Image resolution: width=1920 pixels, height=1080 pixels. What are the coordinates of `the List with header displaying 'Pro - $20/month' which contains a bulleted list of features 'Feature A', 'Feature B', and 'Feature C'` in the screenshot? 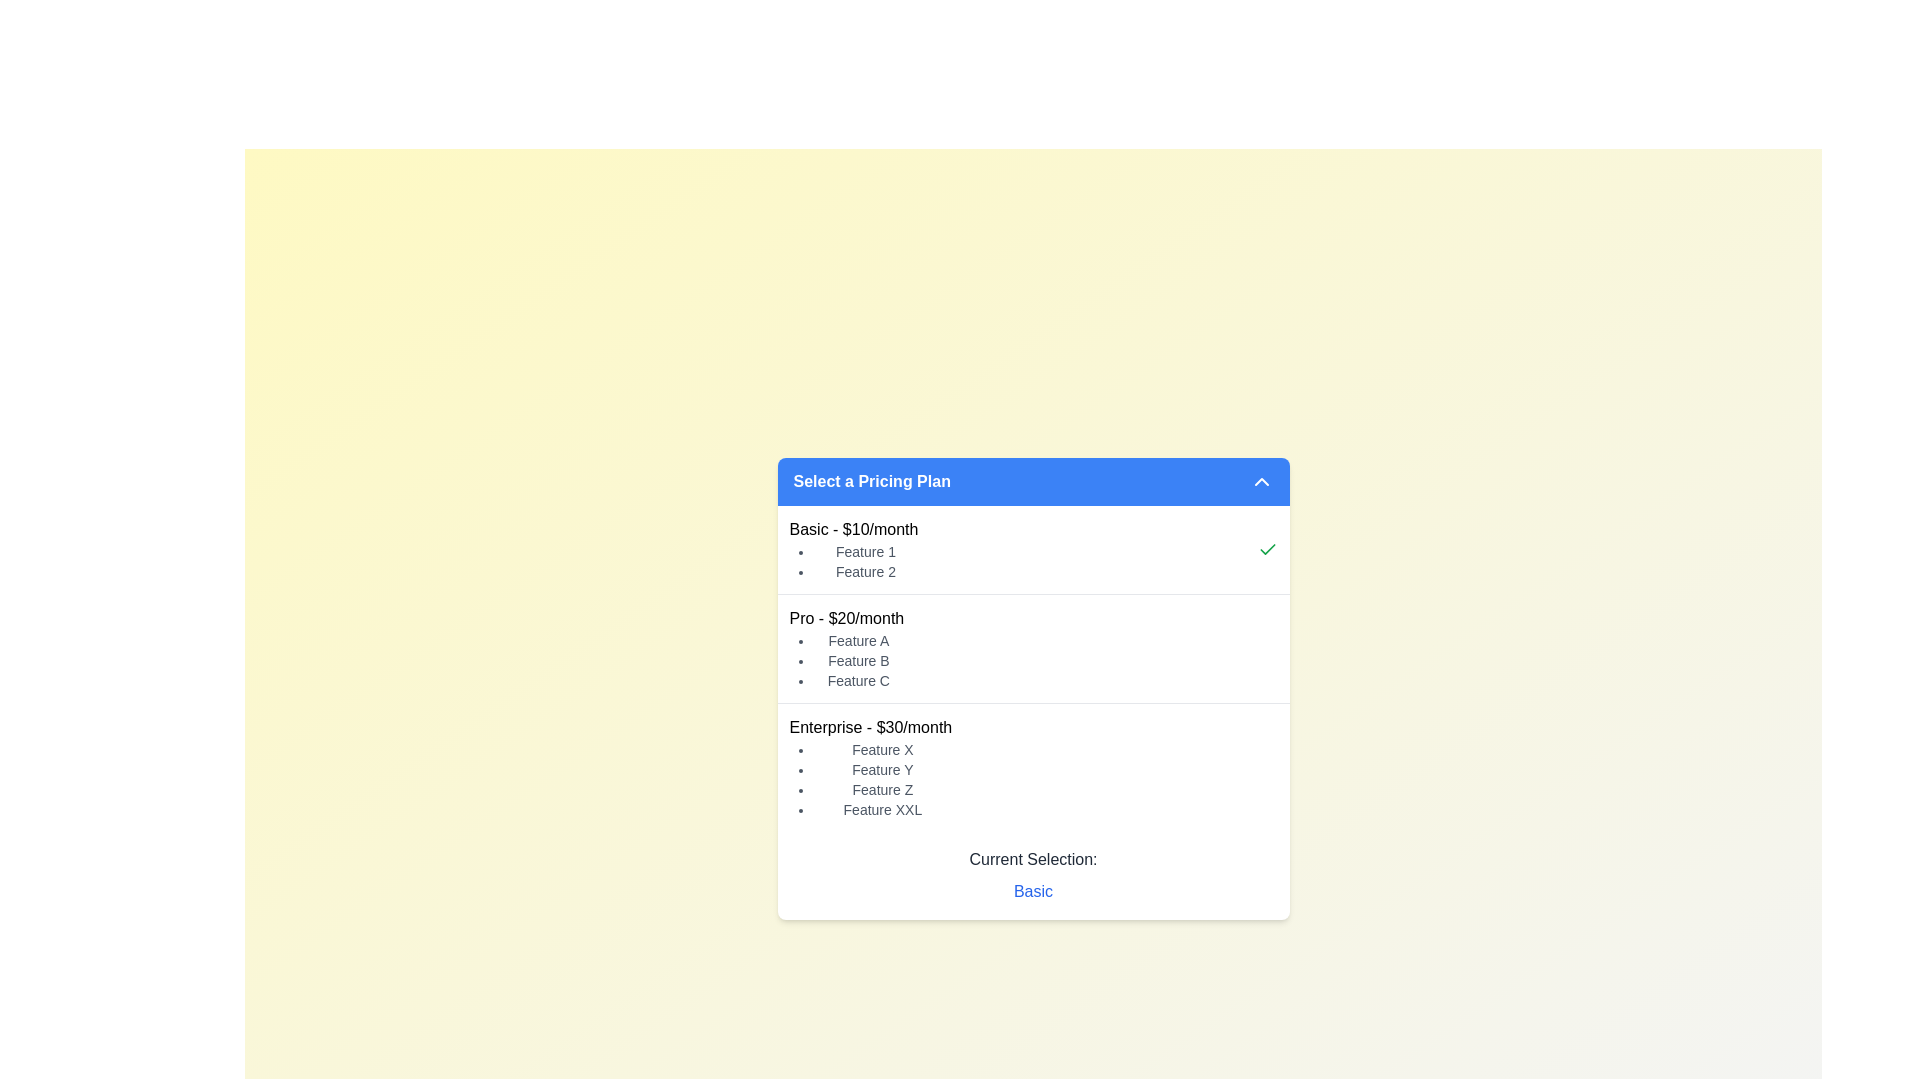 It's located at (846, 648).